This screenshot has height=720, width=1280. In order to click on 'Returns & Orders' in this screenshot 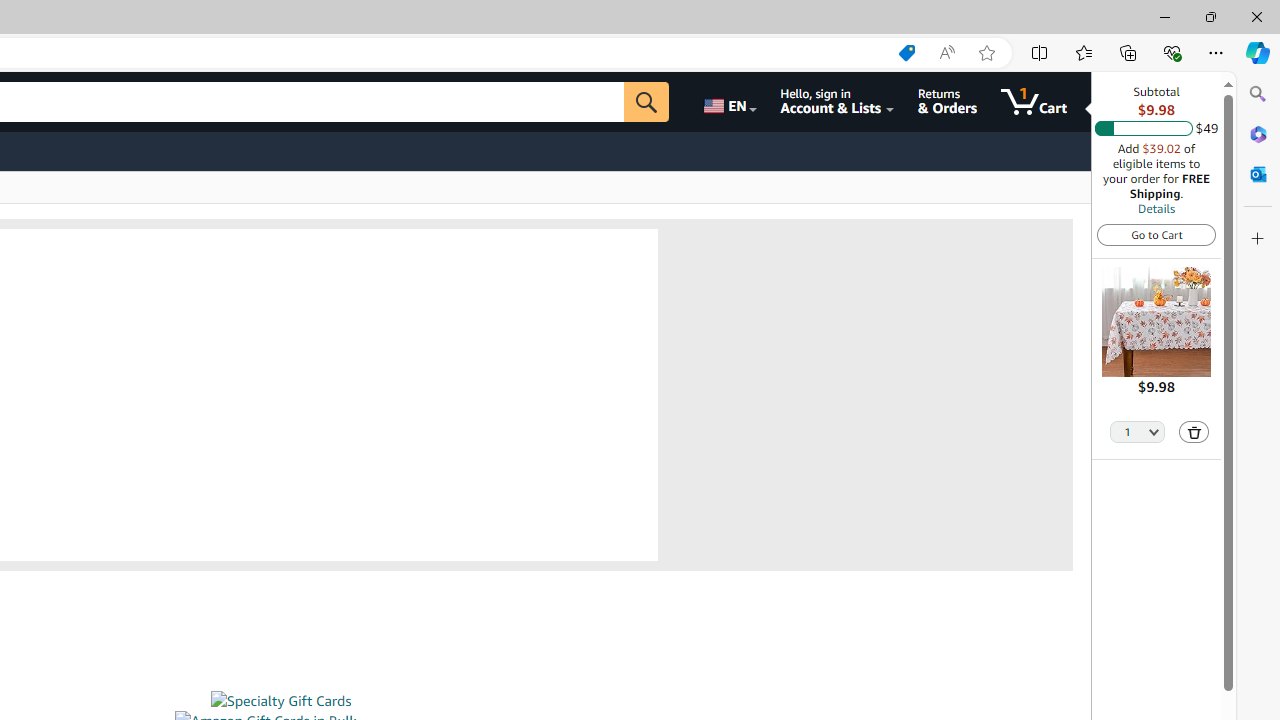, I will do `click(946, 101)`.